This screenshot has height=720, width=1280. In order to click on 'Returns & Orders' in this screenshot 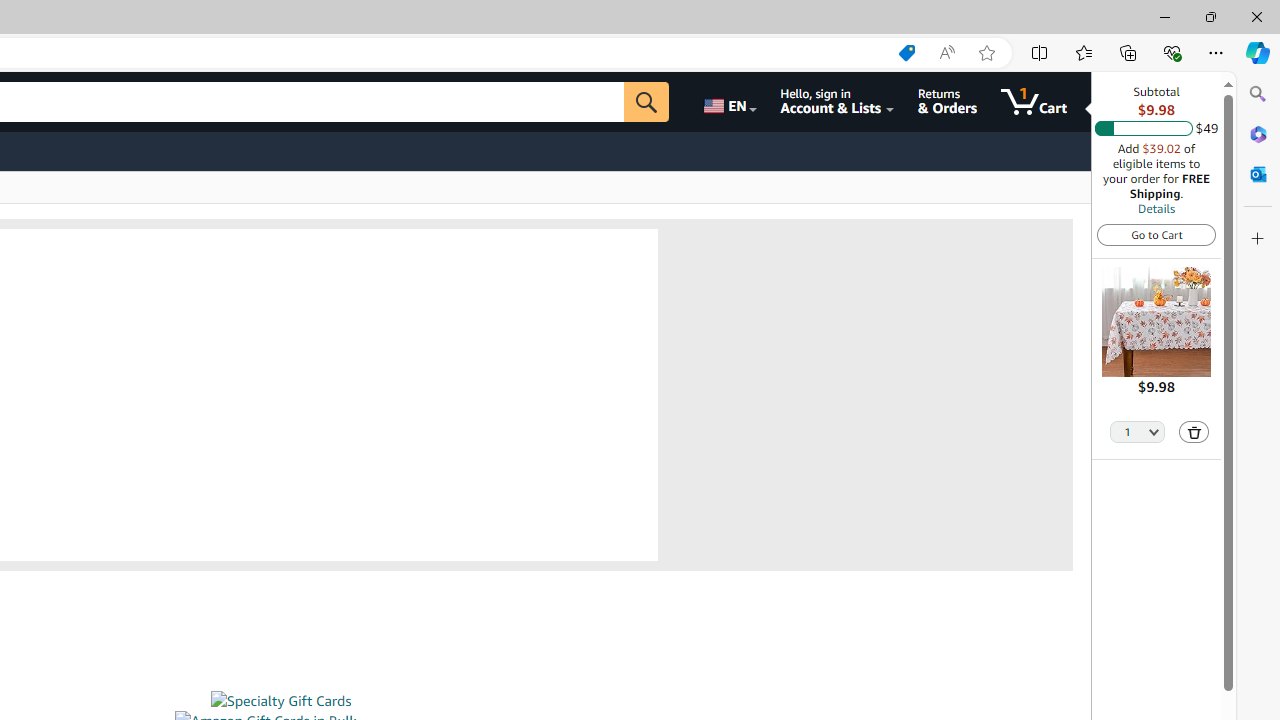, I will do `click(946, 101)`.